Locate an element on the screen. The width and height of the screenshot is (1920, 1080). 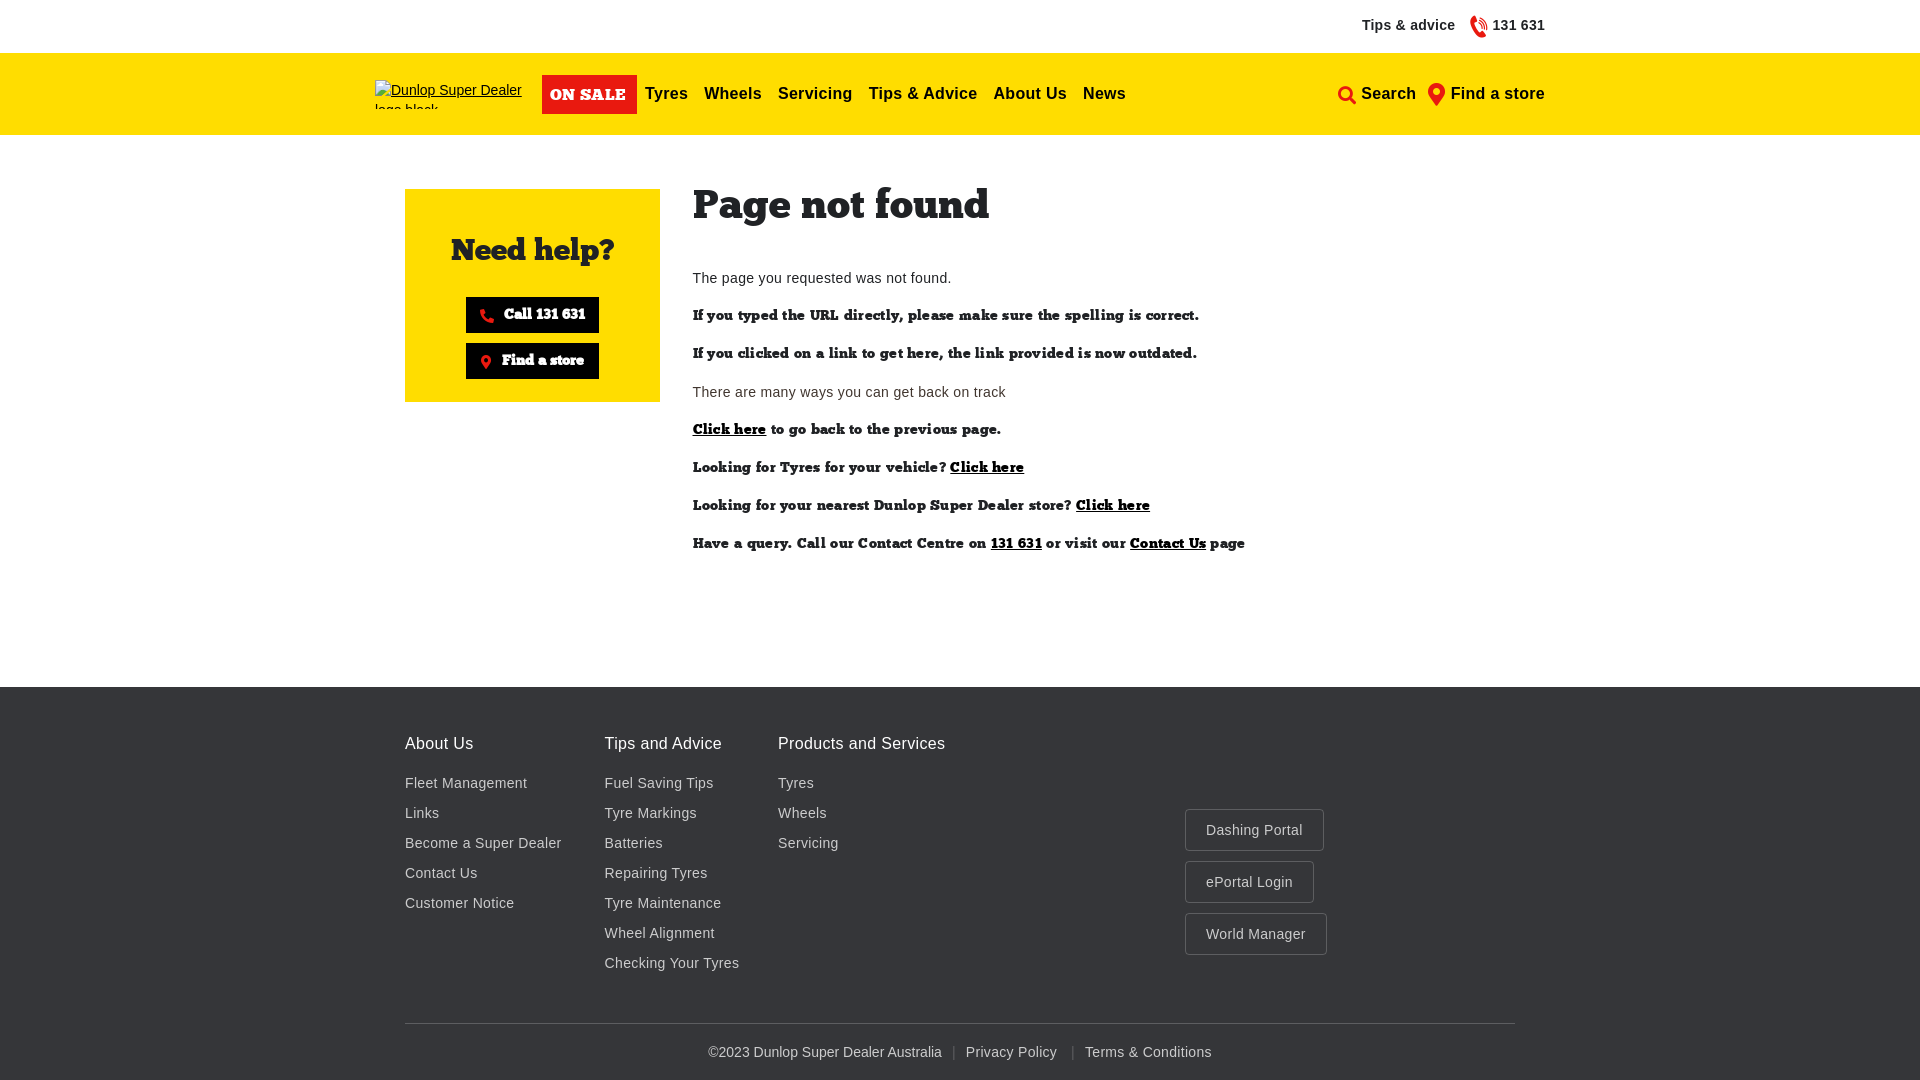
'Links' is located at coordinates (421, 813).